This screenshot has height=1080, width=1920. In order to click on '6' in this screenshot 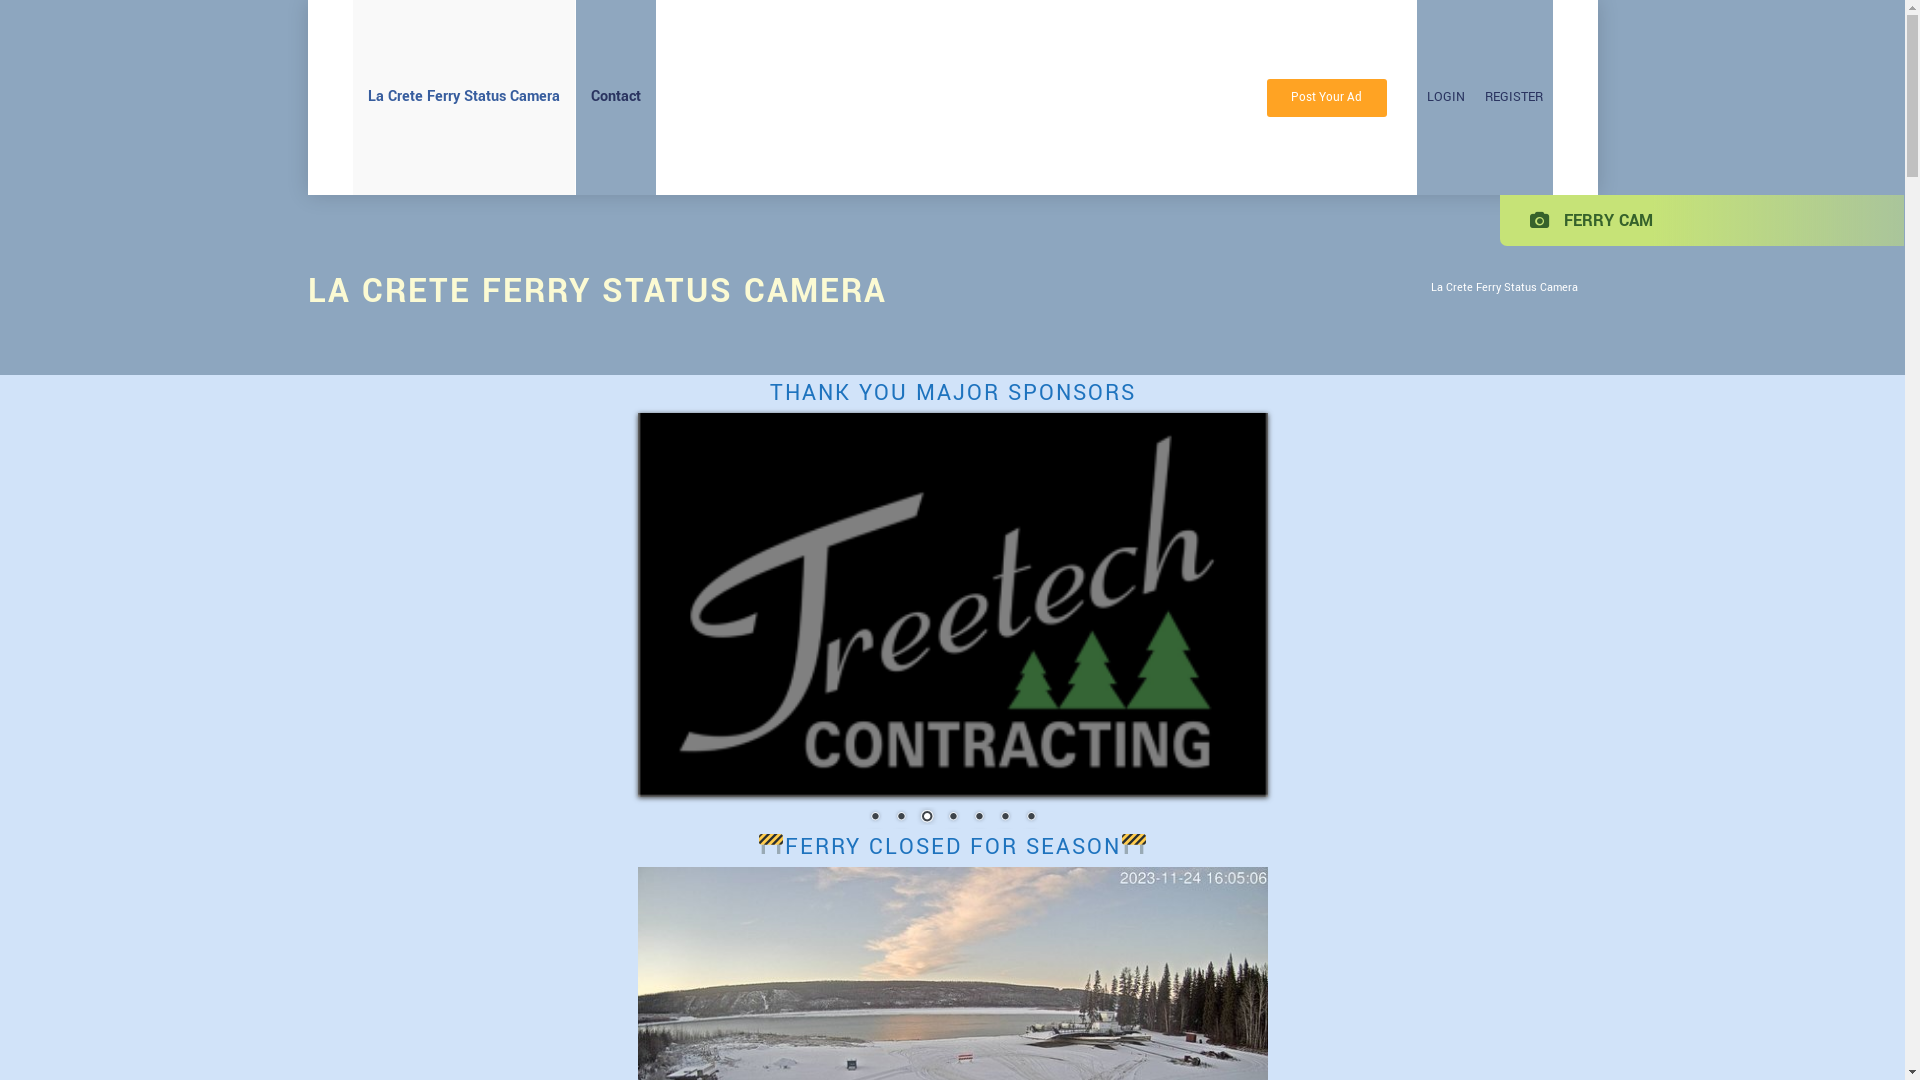, I will do `click(1004, 817)`.